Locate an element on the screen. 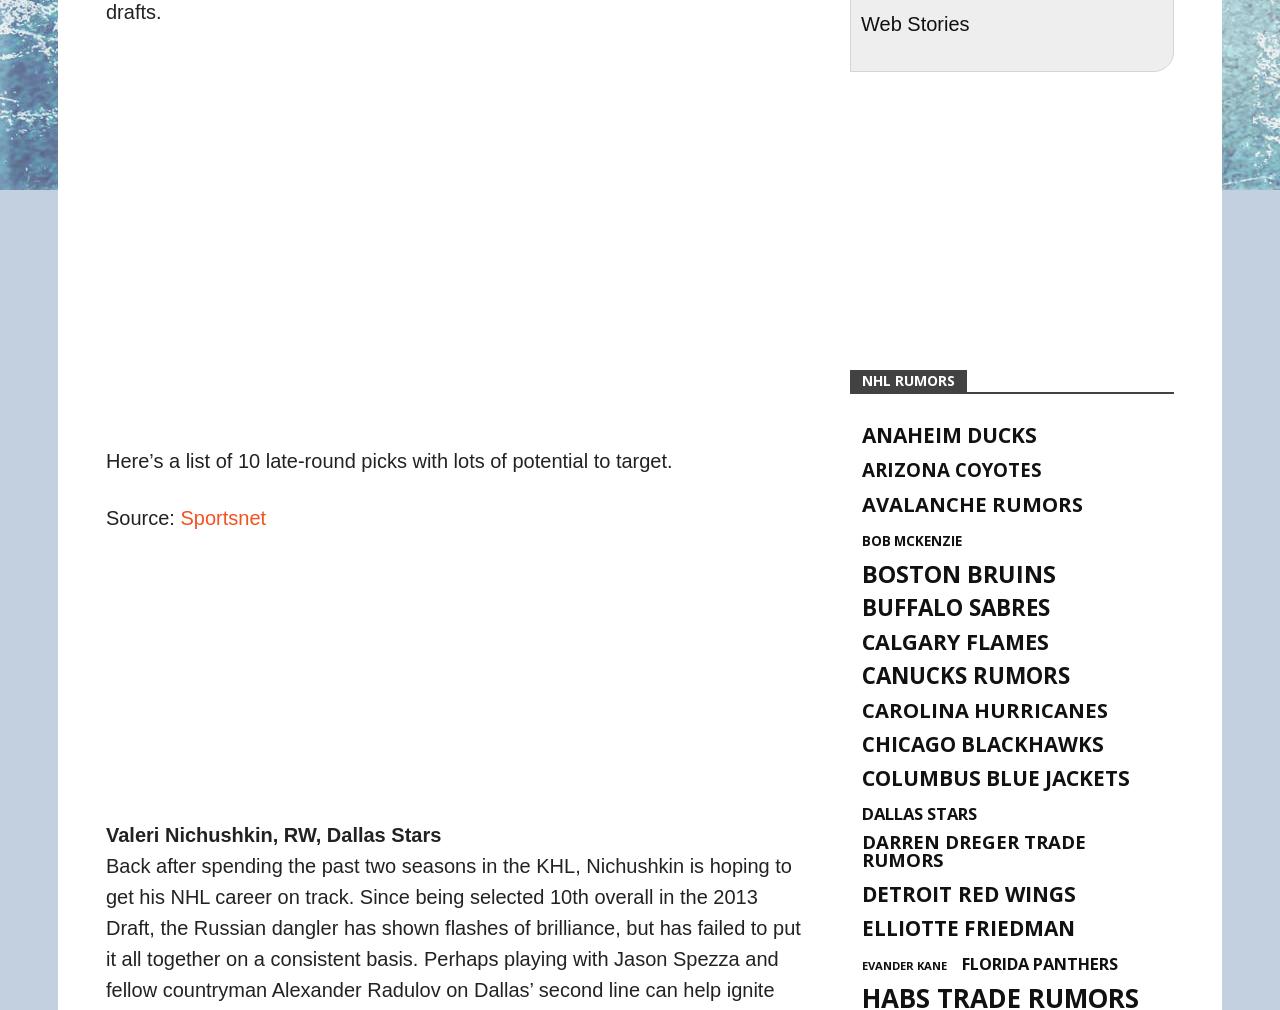 Image resolution: width=1280 pixels, height=1010 pixels. 'Chicago Blackhawks' is located at coordinates (861, 742).